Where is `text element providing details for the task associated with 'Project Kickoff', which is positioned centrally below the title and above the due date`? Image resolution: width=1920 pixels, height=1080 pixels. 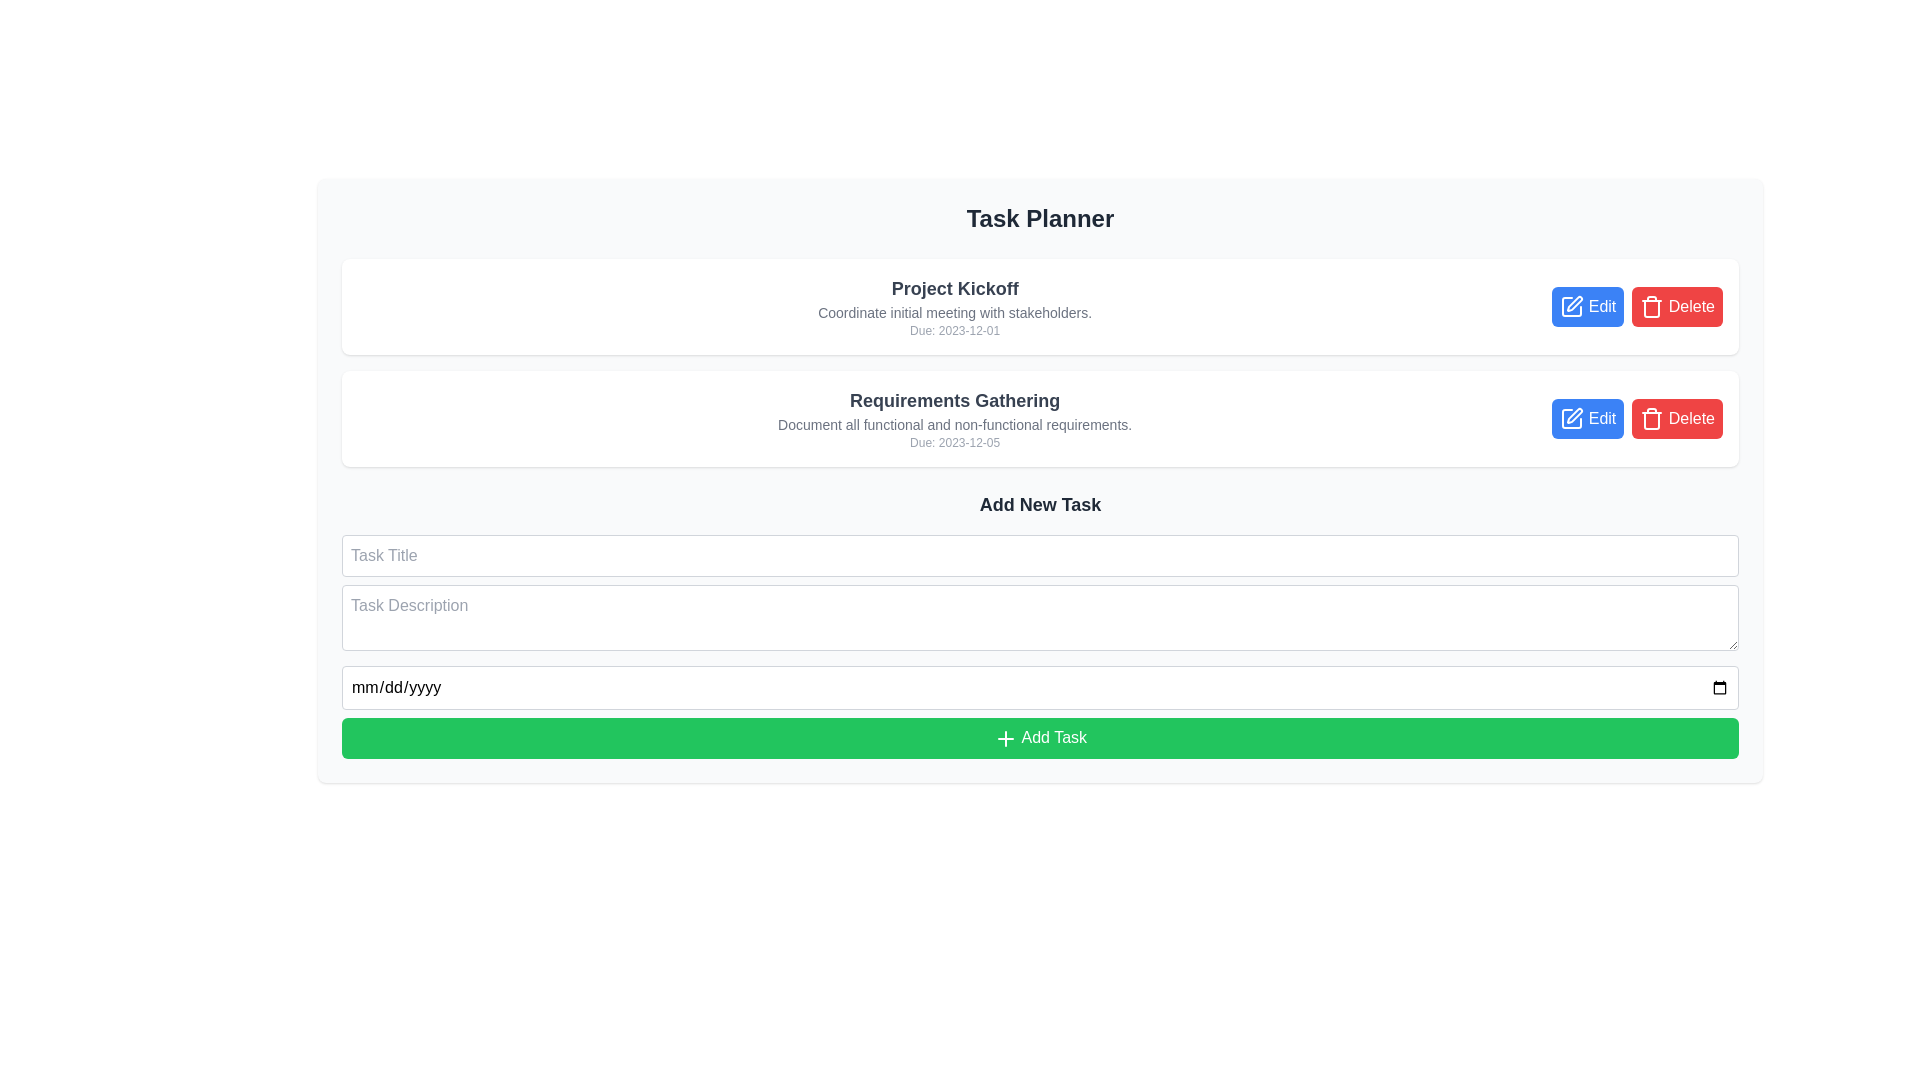 text element providing details for the task associated with 'Project Kickoff', which is positioned centrally below the title and above the due date is located at coordinates (954, 312).